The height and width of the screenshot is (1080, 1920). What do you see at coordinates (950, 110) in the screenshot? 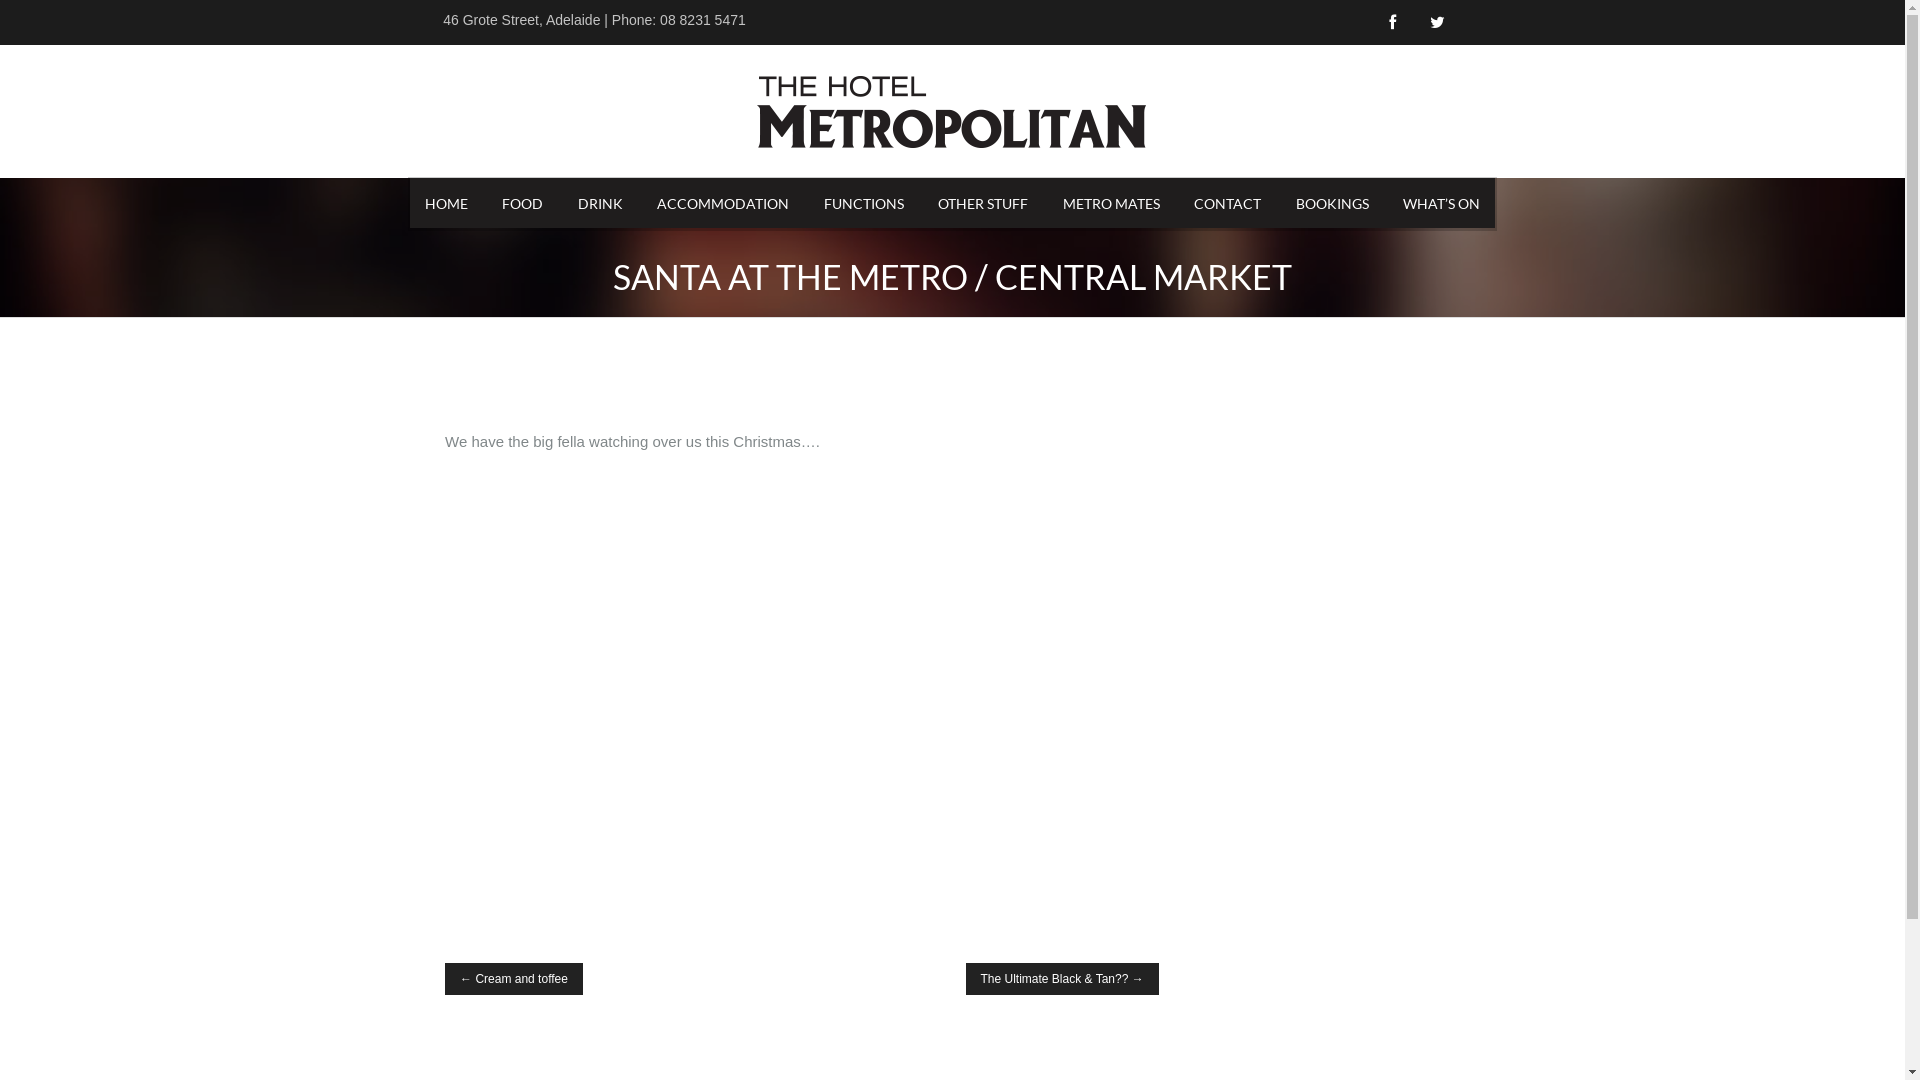
I see `'Hotel Metro'` at bounding box center [950, 110].